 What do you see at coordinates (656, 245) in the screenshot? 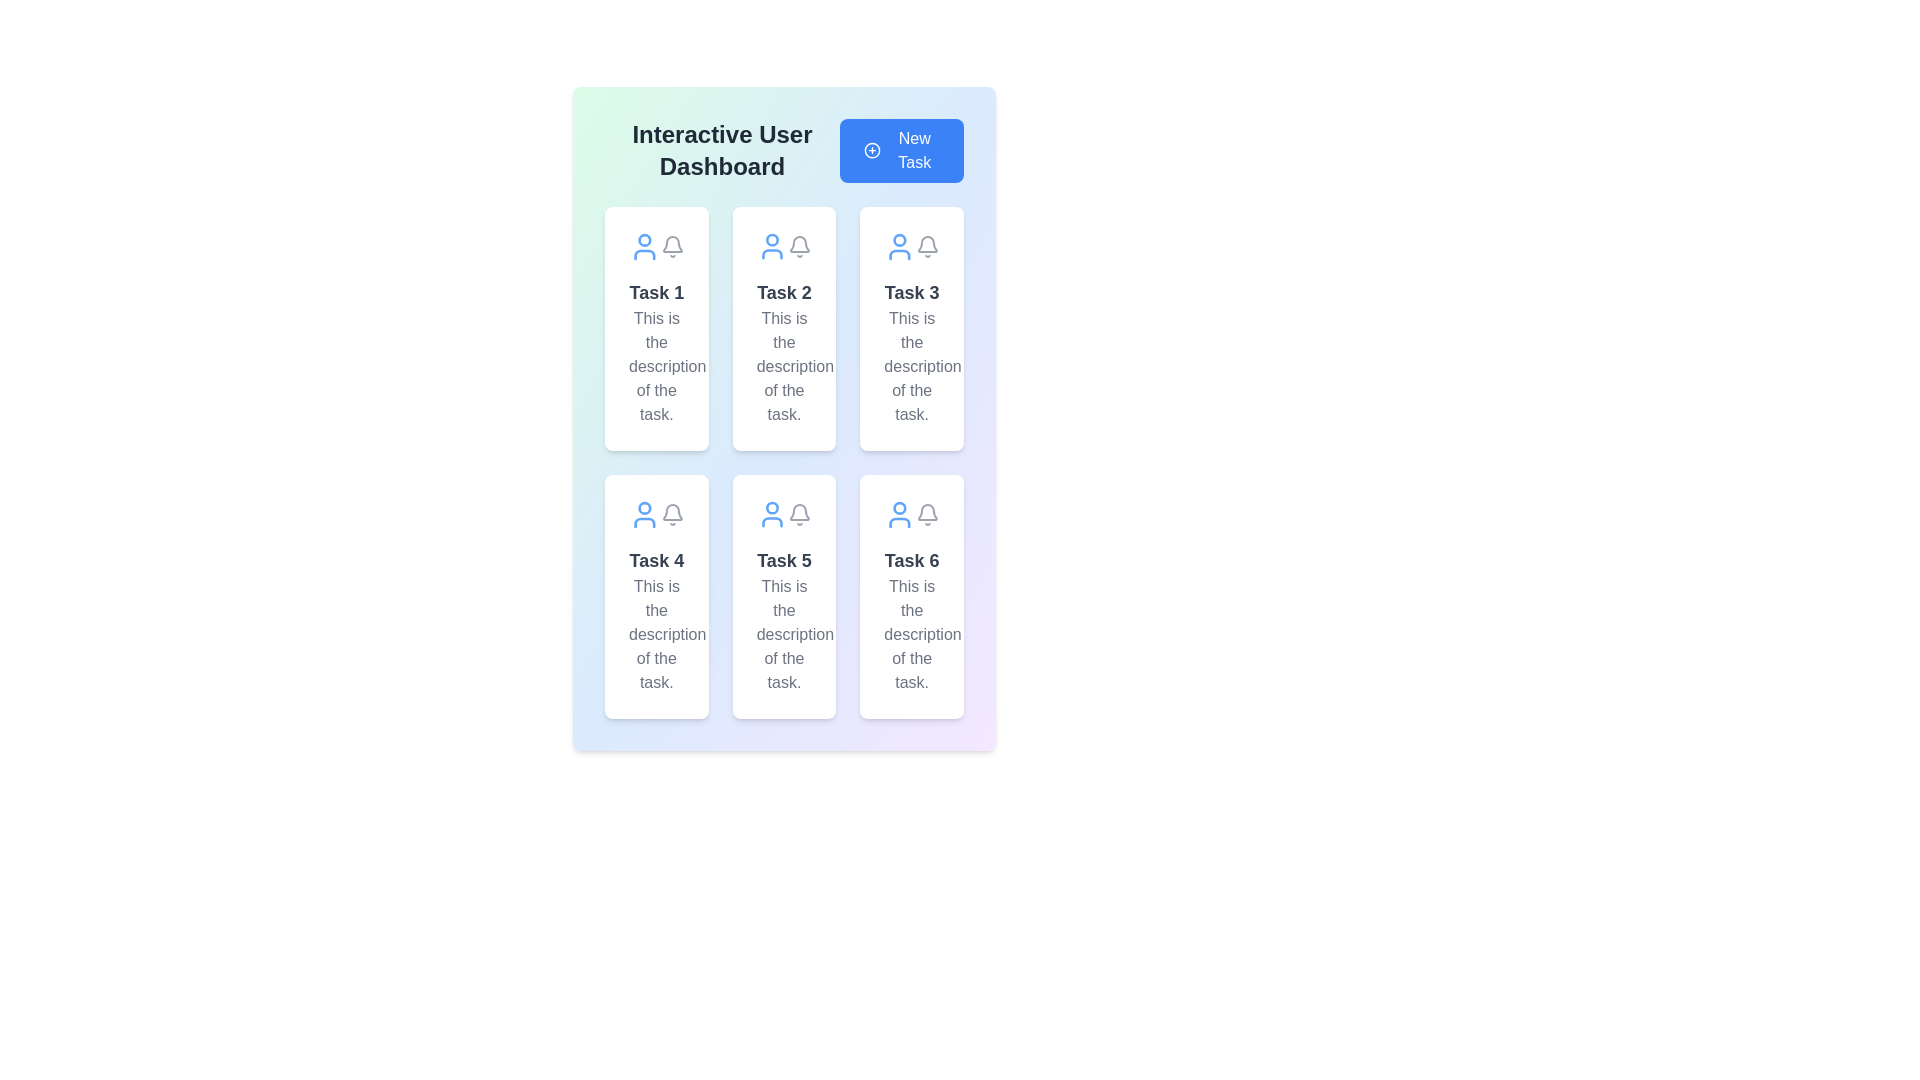
I see `the Decorative icon group consisting of a user profile icon in blue and a notification bell icon in gray, located in the top-left corner of the 'Task 1' card in the dashboard` at bounding box center [656, 245].